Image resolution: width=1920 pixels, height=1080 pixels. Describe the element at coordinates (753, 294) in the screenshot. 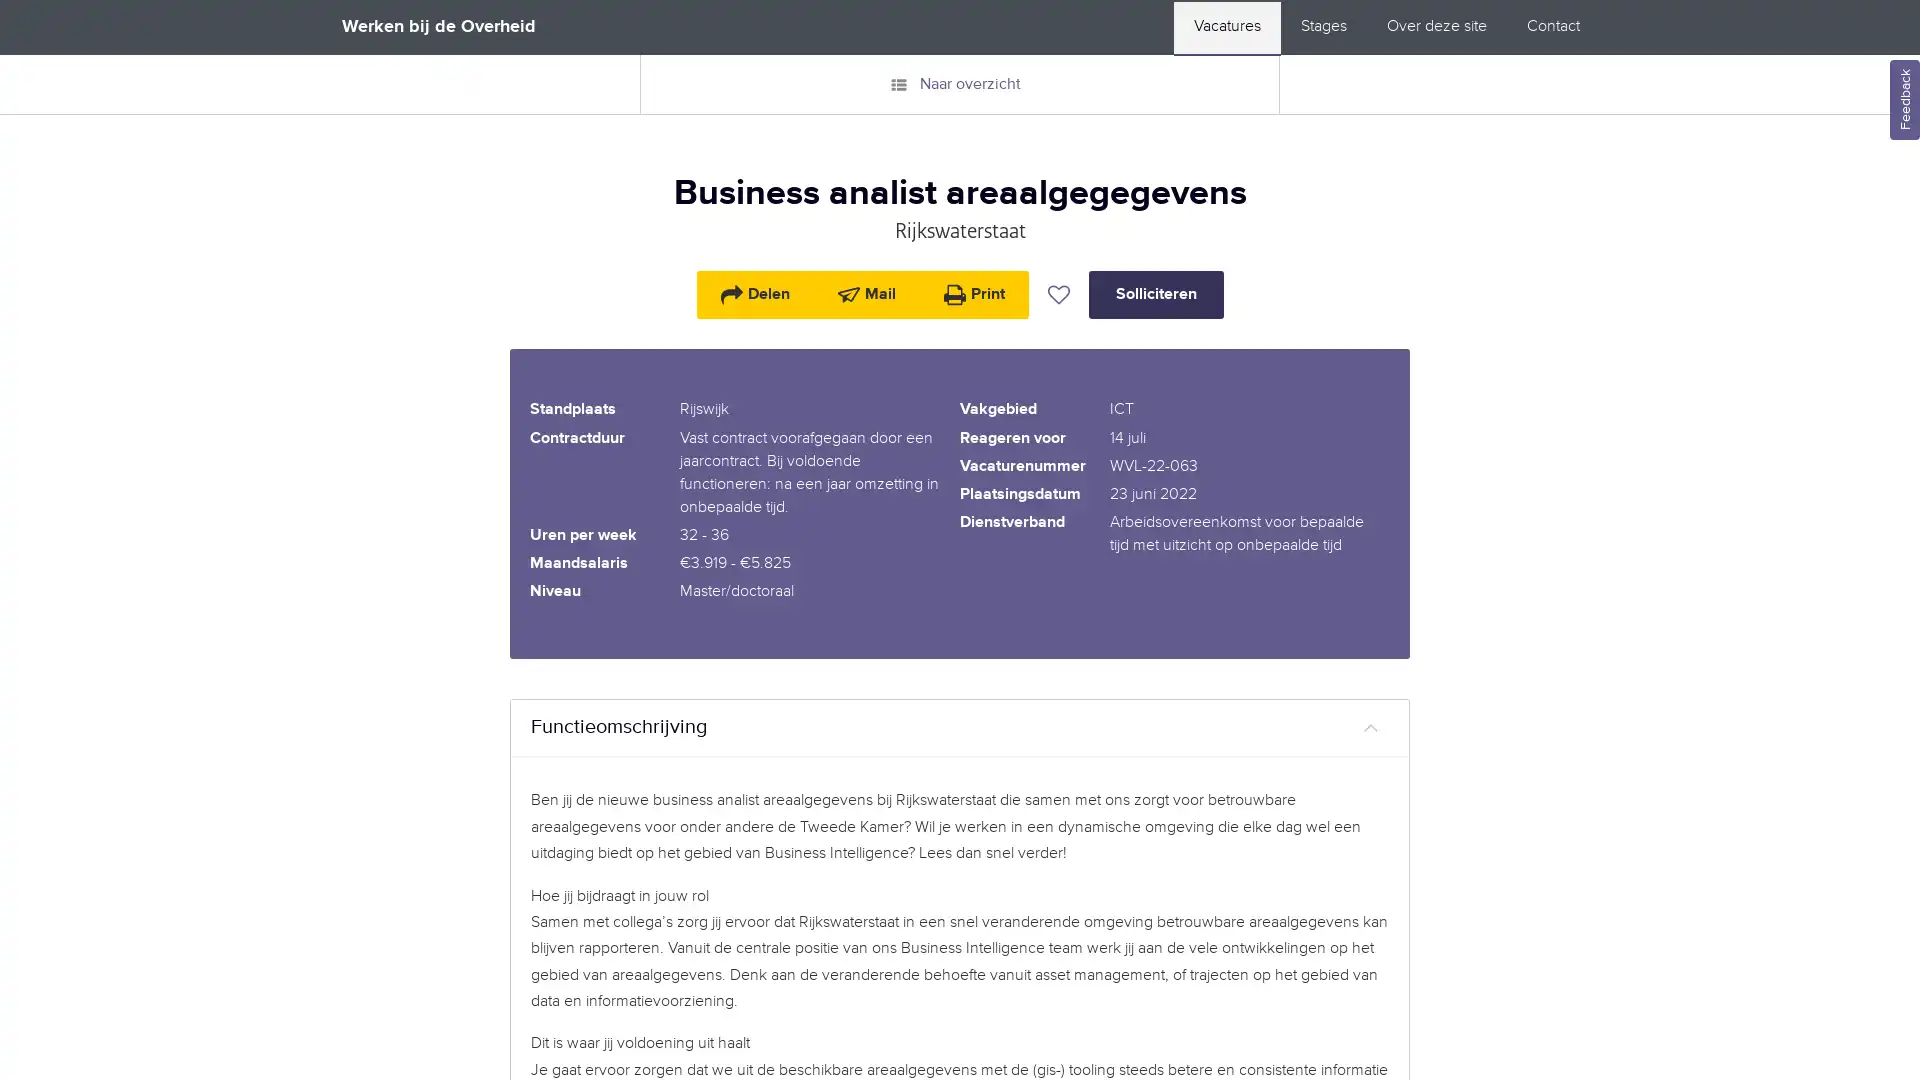

I see `Delen` at that location.